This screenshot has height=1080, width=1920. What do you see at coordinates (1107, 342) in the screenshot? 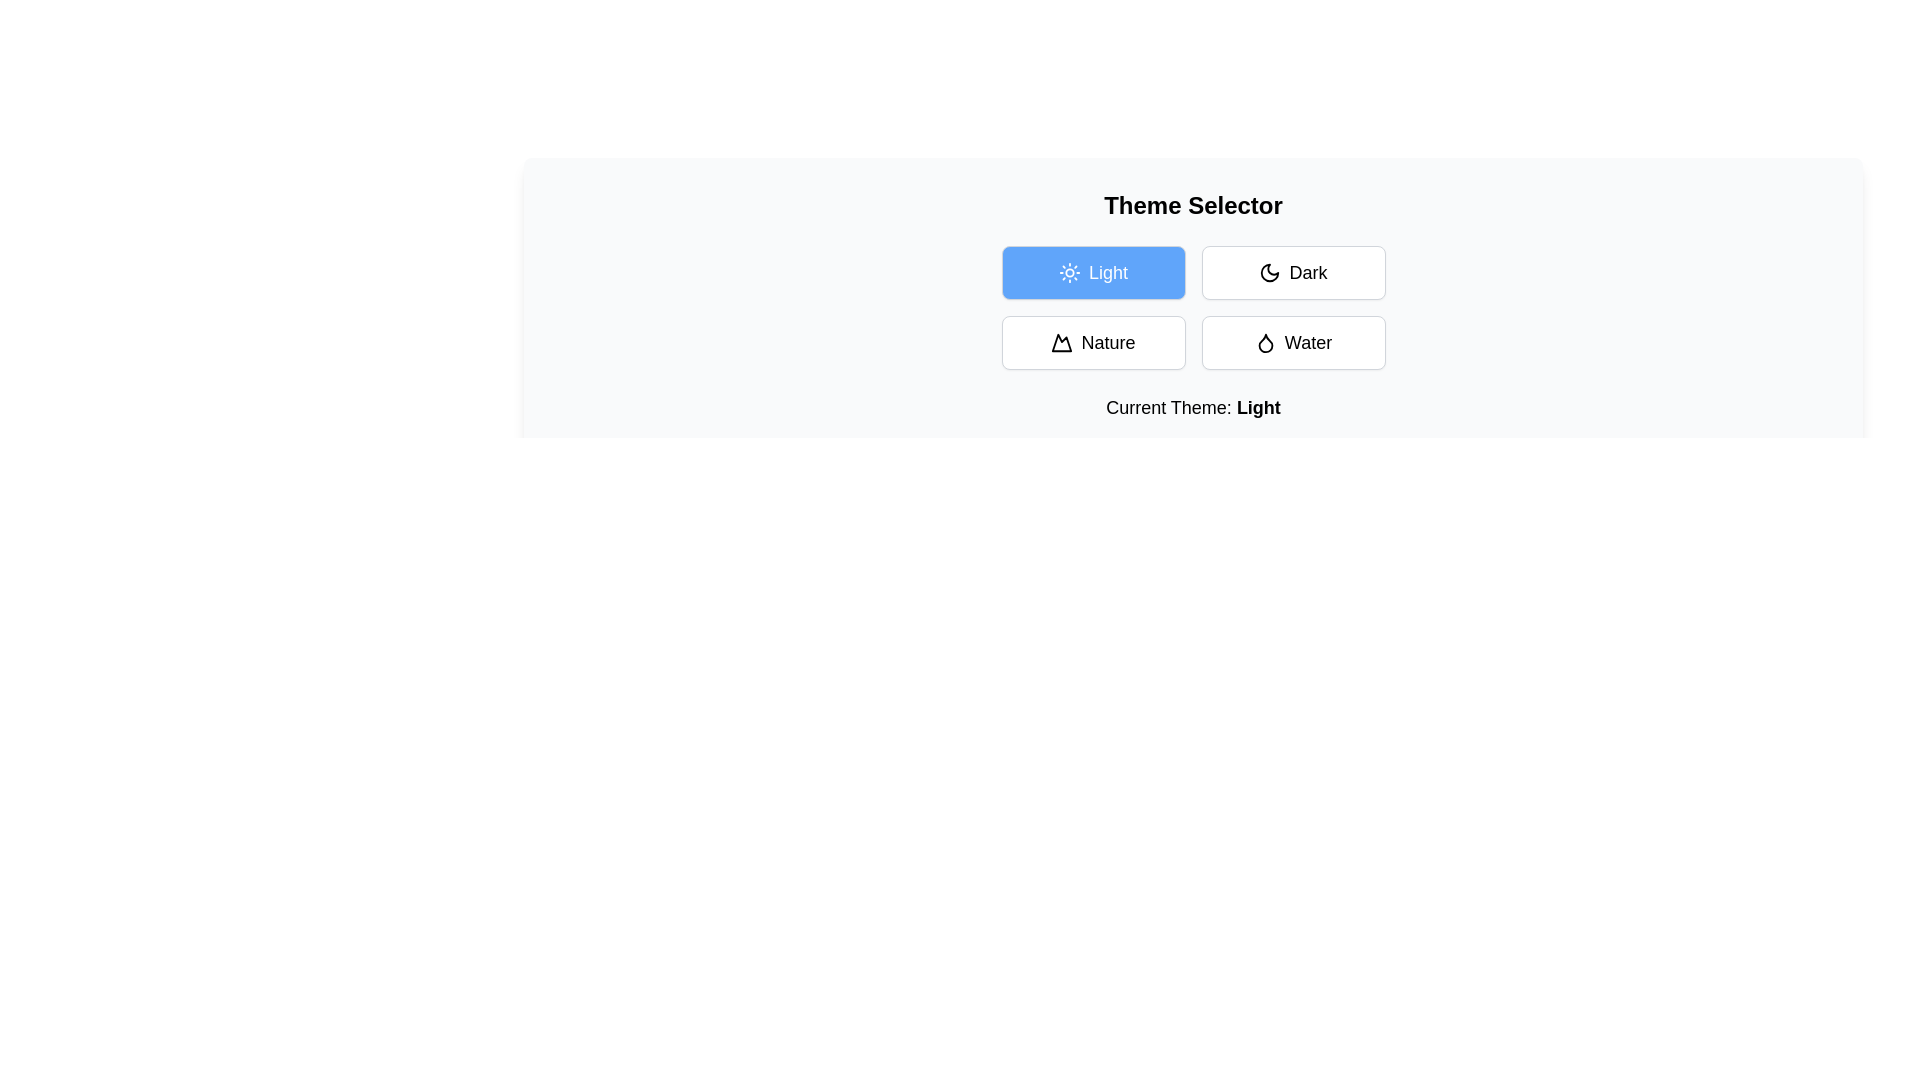
I see `the text label within the 'Nature' button, which indicates the theme represented by the button` at bounding box center [1107, 342].